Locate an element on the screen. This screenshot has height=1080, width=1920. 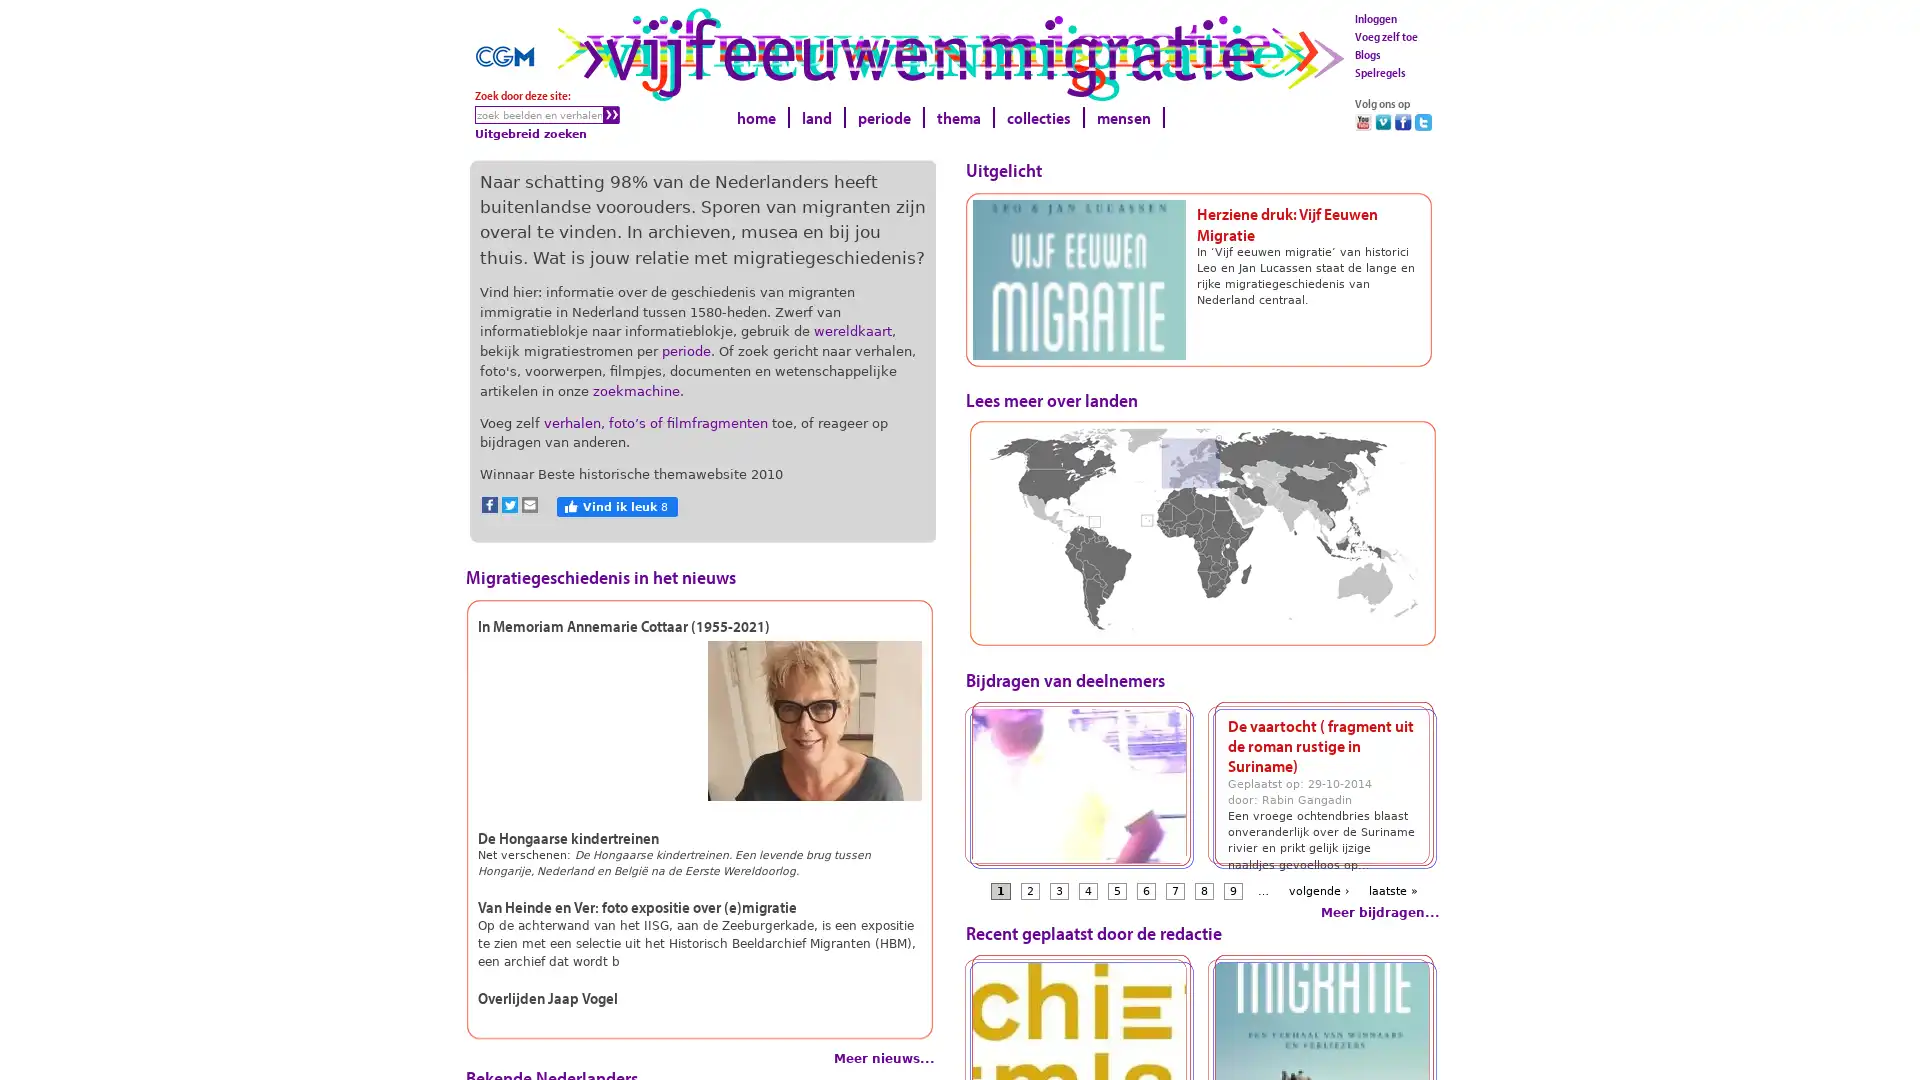
Zoeken is located at coordinates (610, 115).